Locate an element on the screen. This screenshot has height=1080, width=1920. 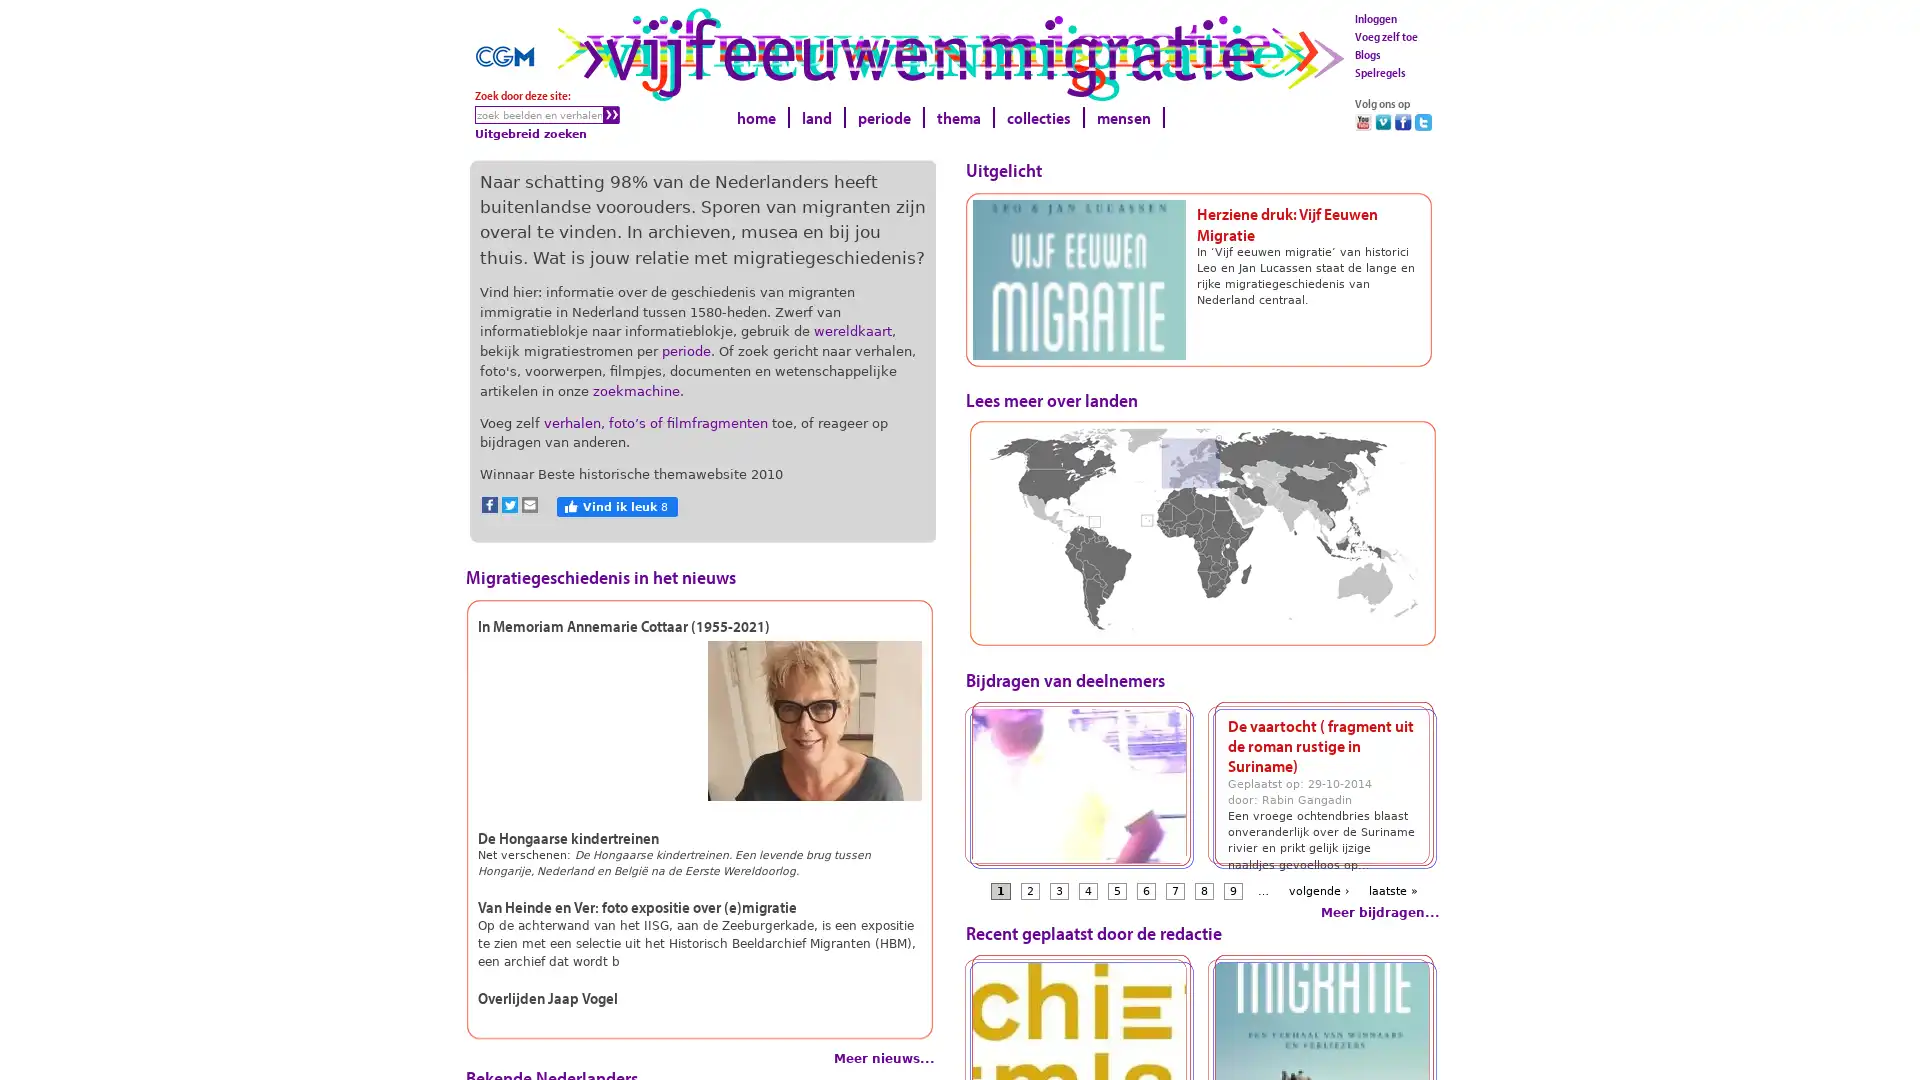
Zoeken is located at coordinates (610, 115).